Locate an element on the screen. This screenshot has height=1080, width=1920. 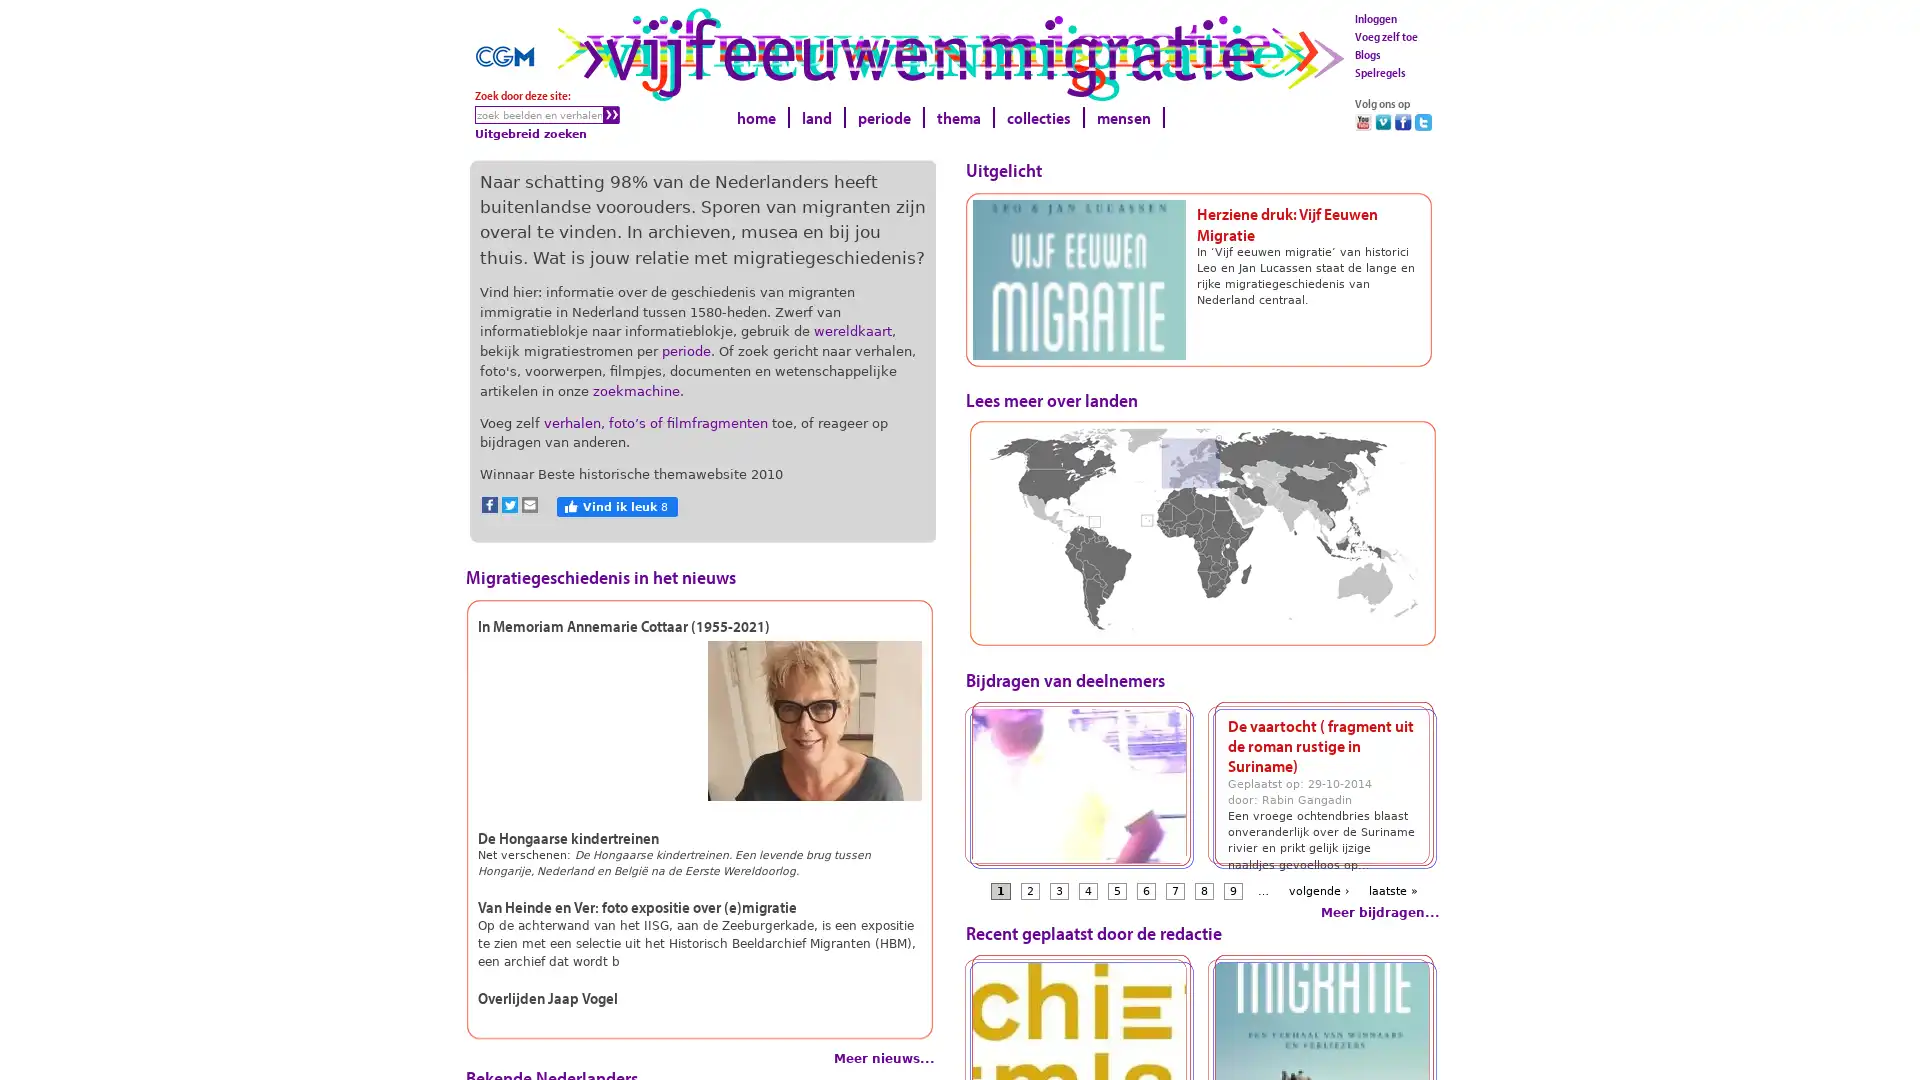
Zoeken is located at coordinates (610, 115).